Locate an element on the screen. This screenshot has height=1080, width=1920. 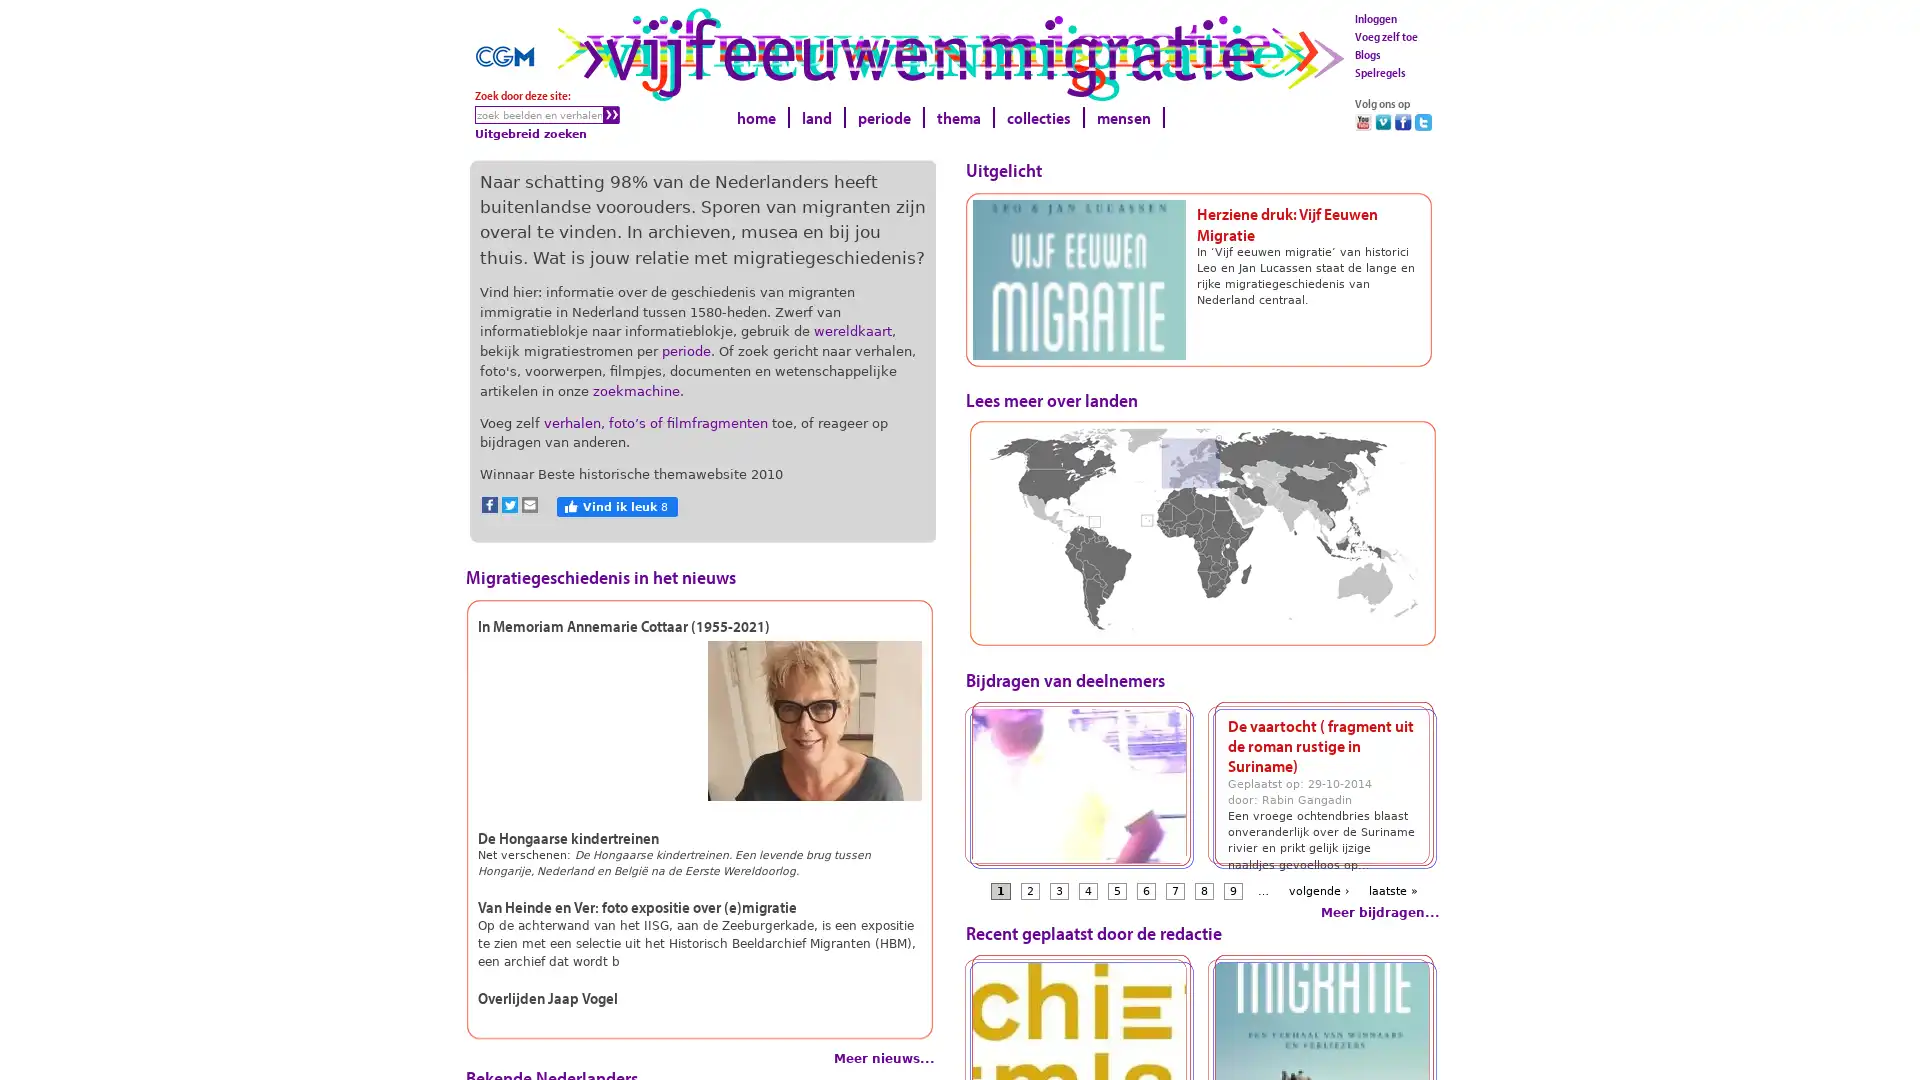
Zoeken is located at coordinates (610, 115).